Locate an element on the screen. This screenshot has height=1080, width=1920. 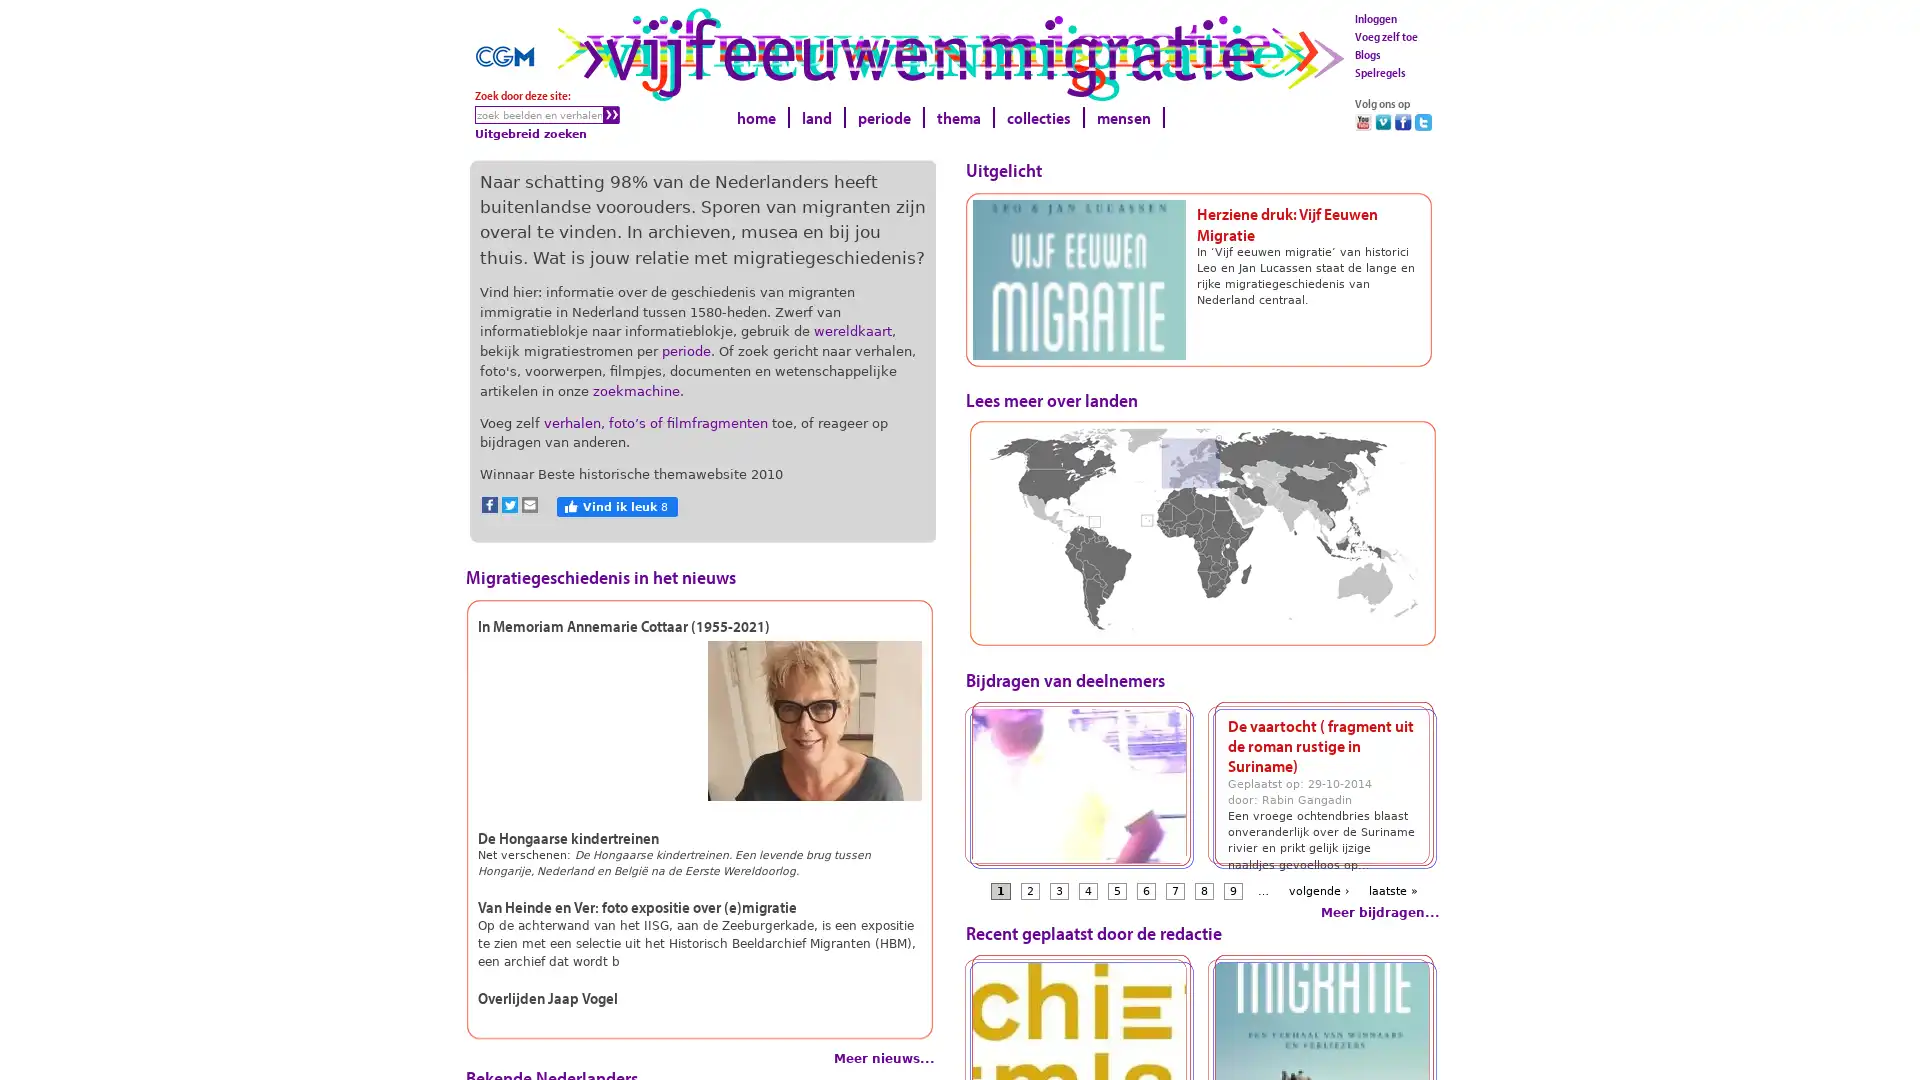
Zoeken is located at coordinates (610, 115).